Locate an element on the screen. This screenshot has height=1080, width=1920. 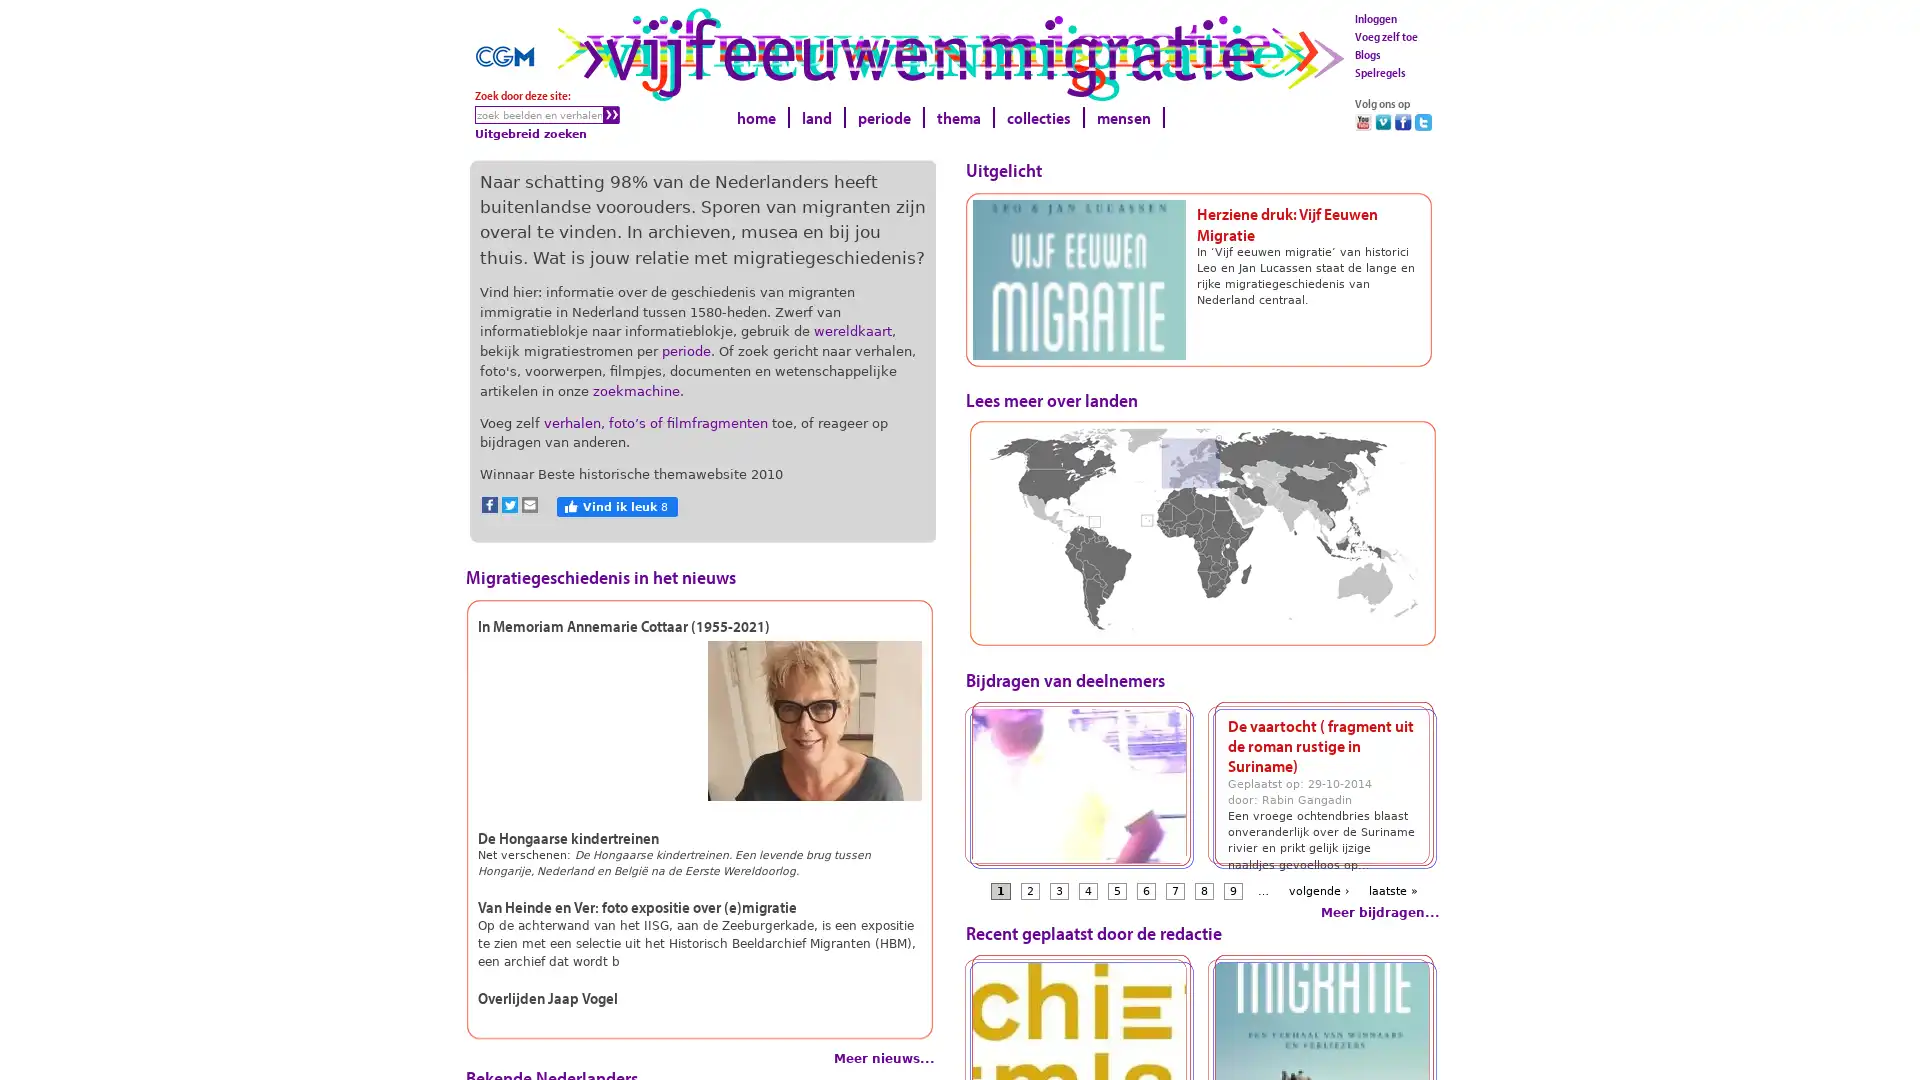
Zoeken is located at coordinates (610, 115).